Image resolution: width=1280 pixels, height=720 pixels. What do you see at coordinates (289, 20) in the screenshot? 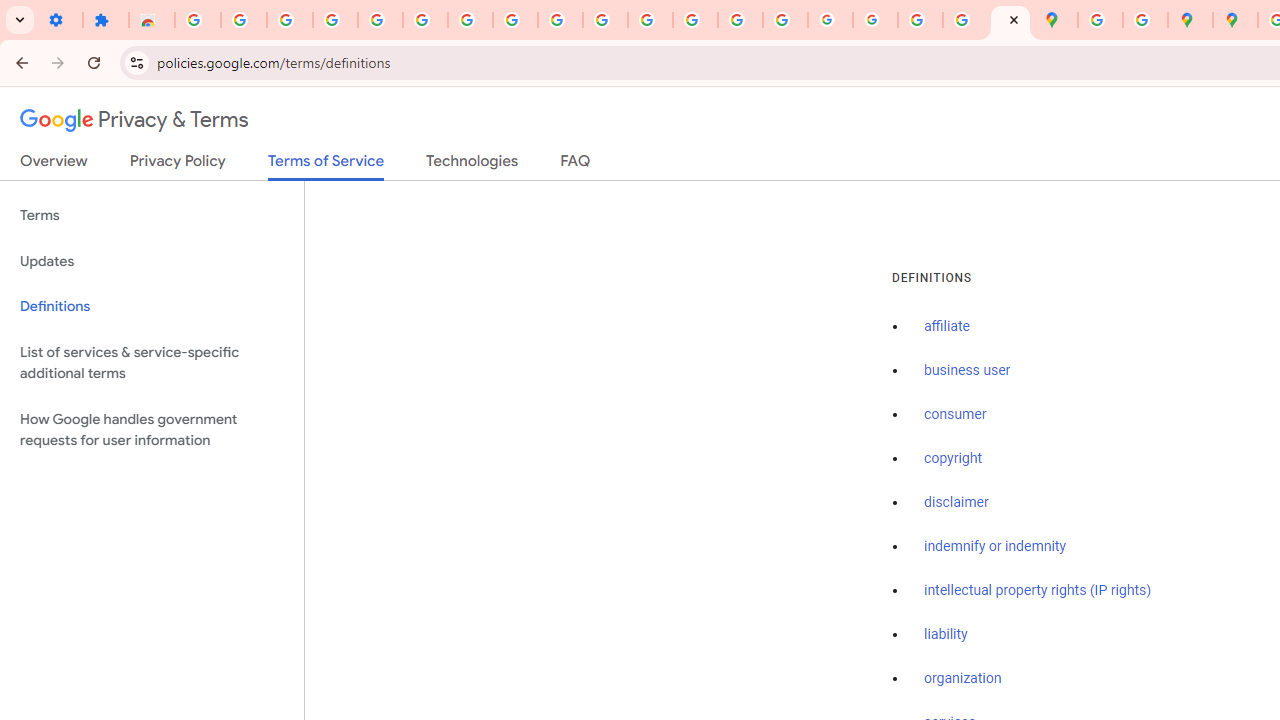
I see `'Delete photos & videos - Computer - Google Photos Help'` at bounding box center [289, 20].